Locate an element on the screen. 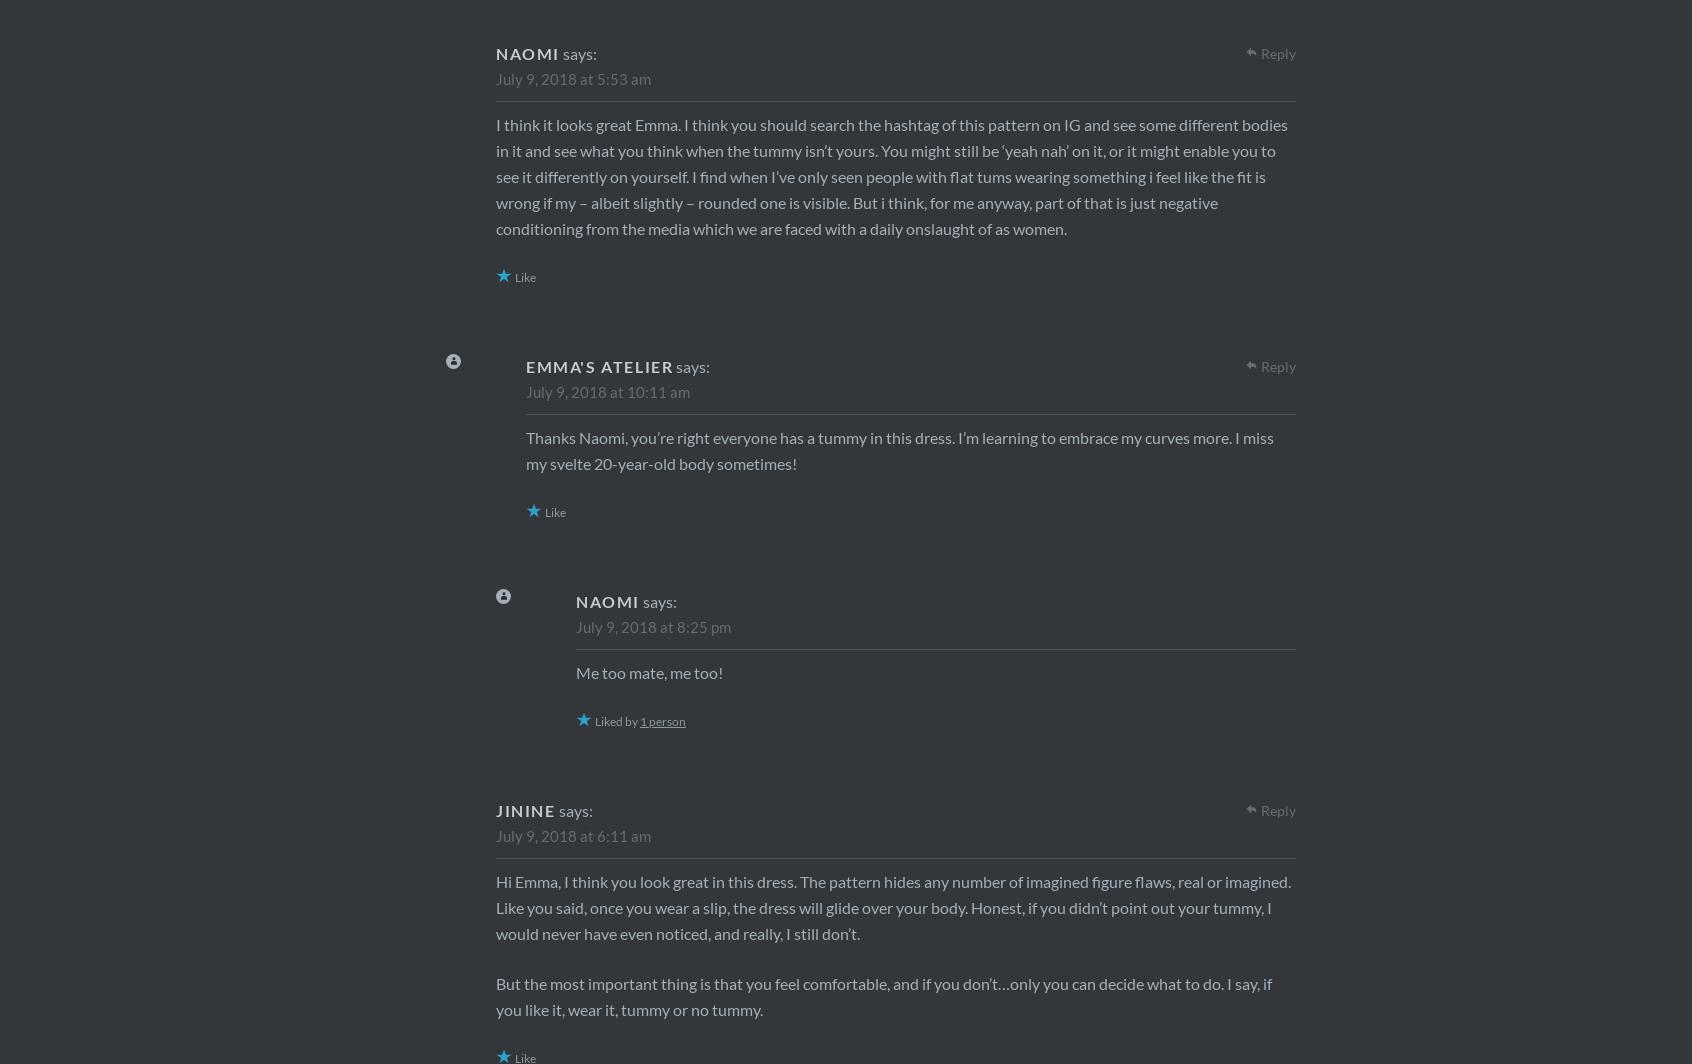 This screenshot has width=1692, height=1064. 'Jinine' is located at coordinates (525, 810).